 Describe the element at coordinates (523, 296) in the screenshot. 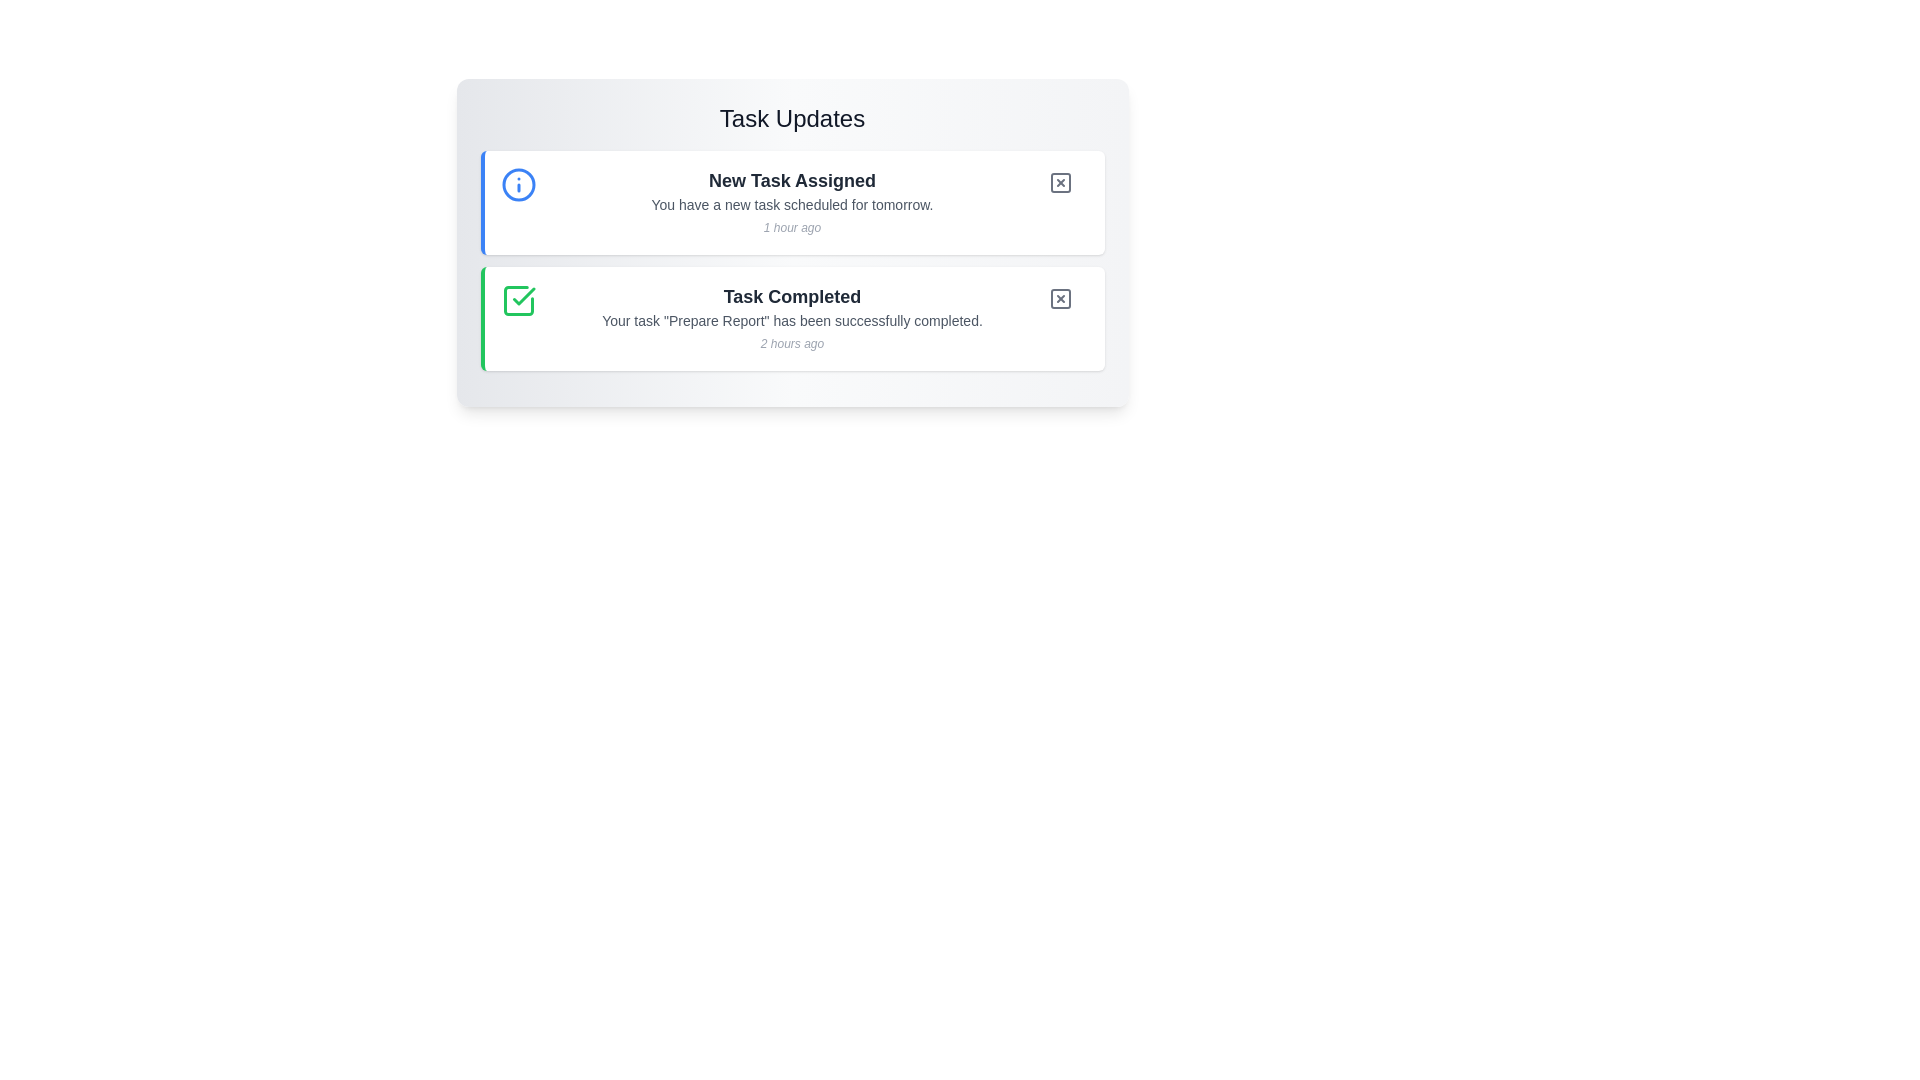

I see `the green checkmark icon within the 'Task Completed' notification card, which indicates a completed or approved action` at that location.